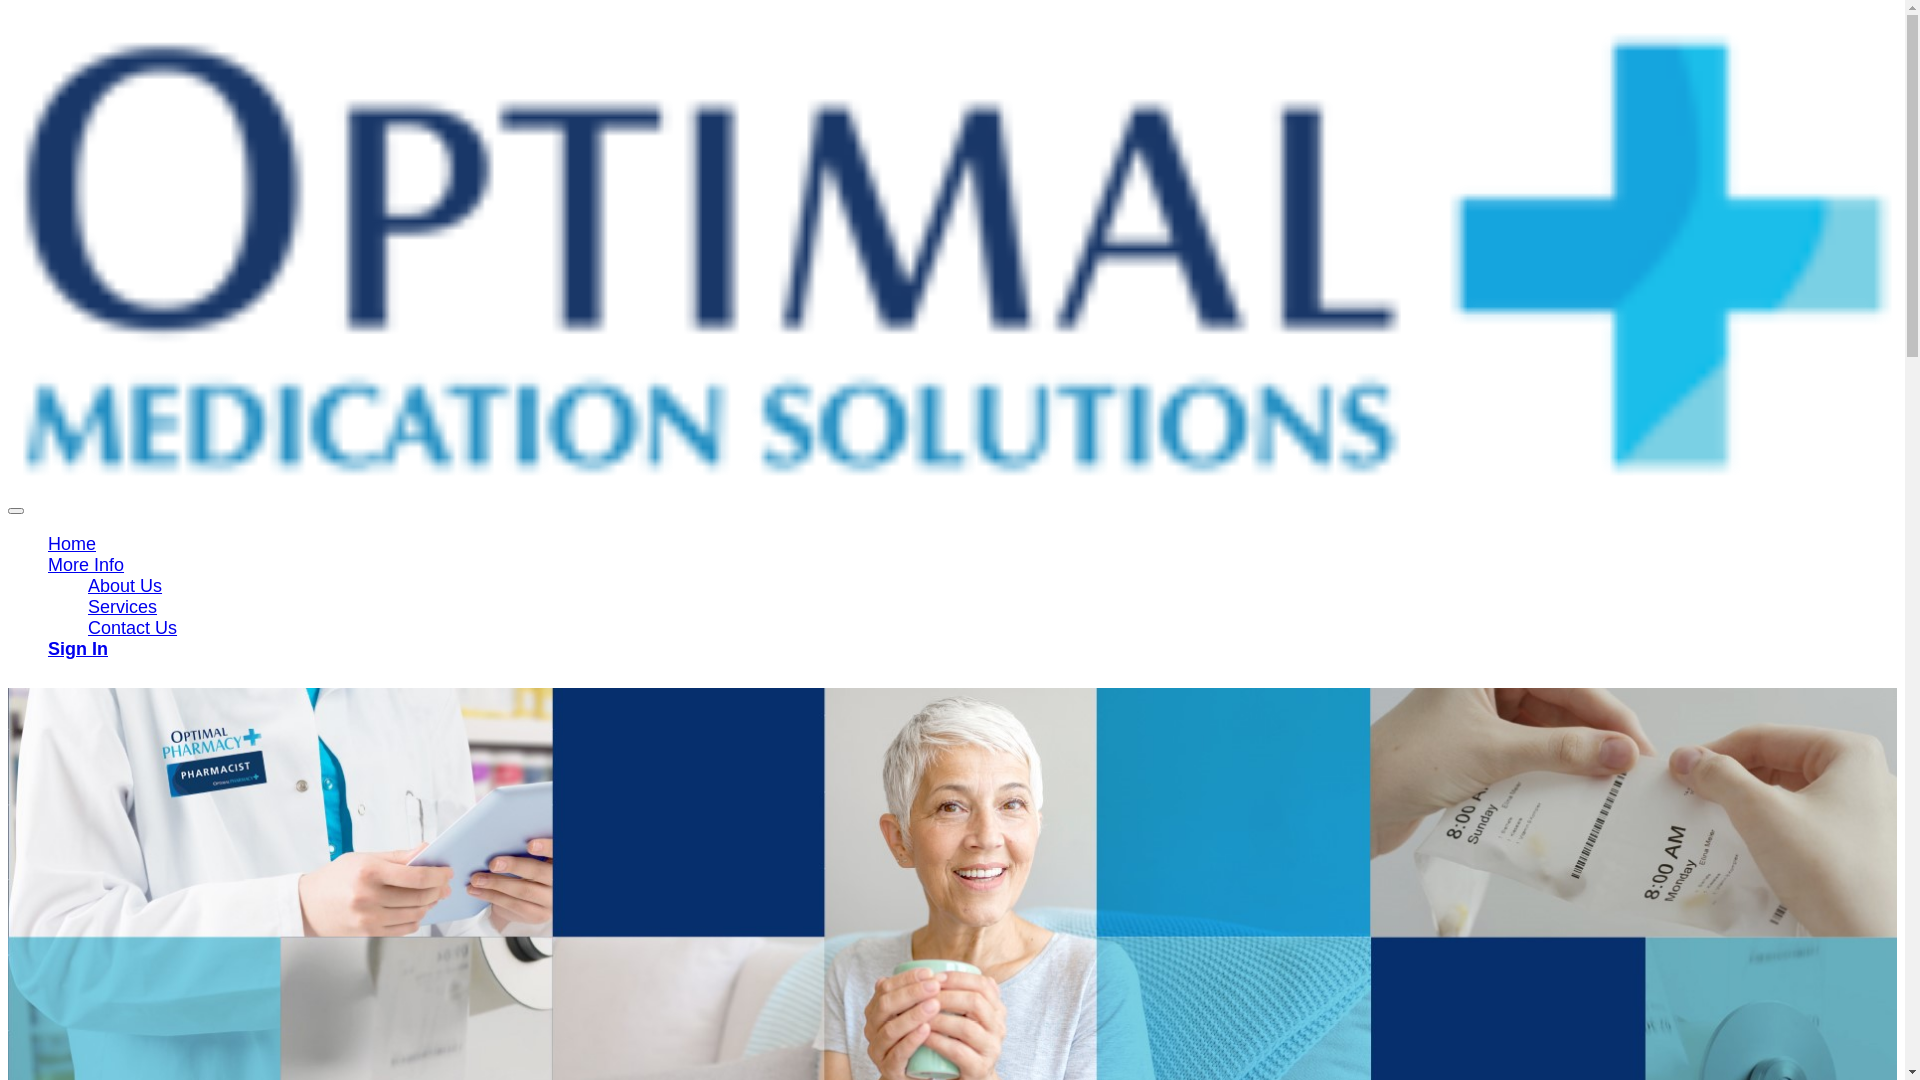 The width and height of the screenshot is (1920, 1080). What do you see at coordinates (131, 627) in the screenshot?
I see `'Contact Us'` at bounding box center [131, 627].